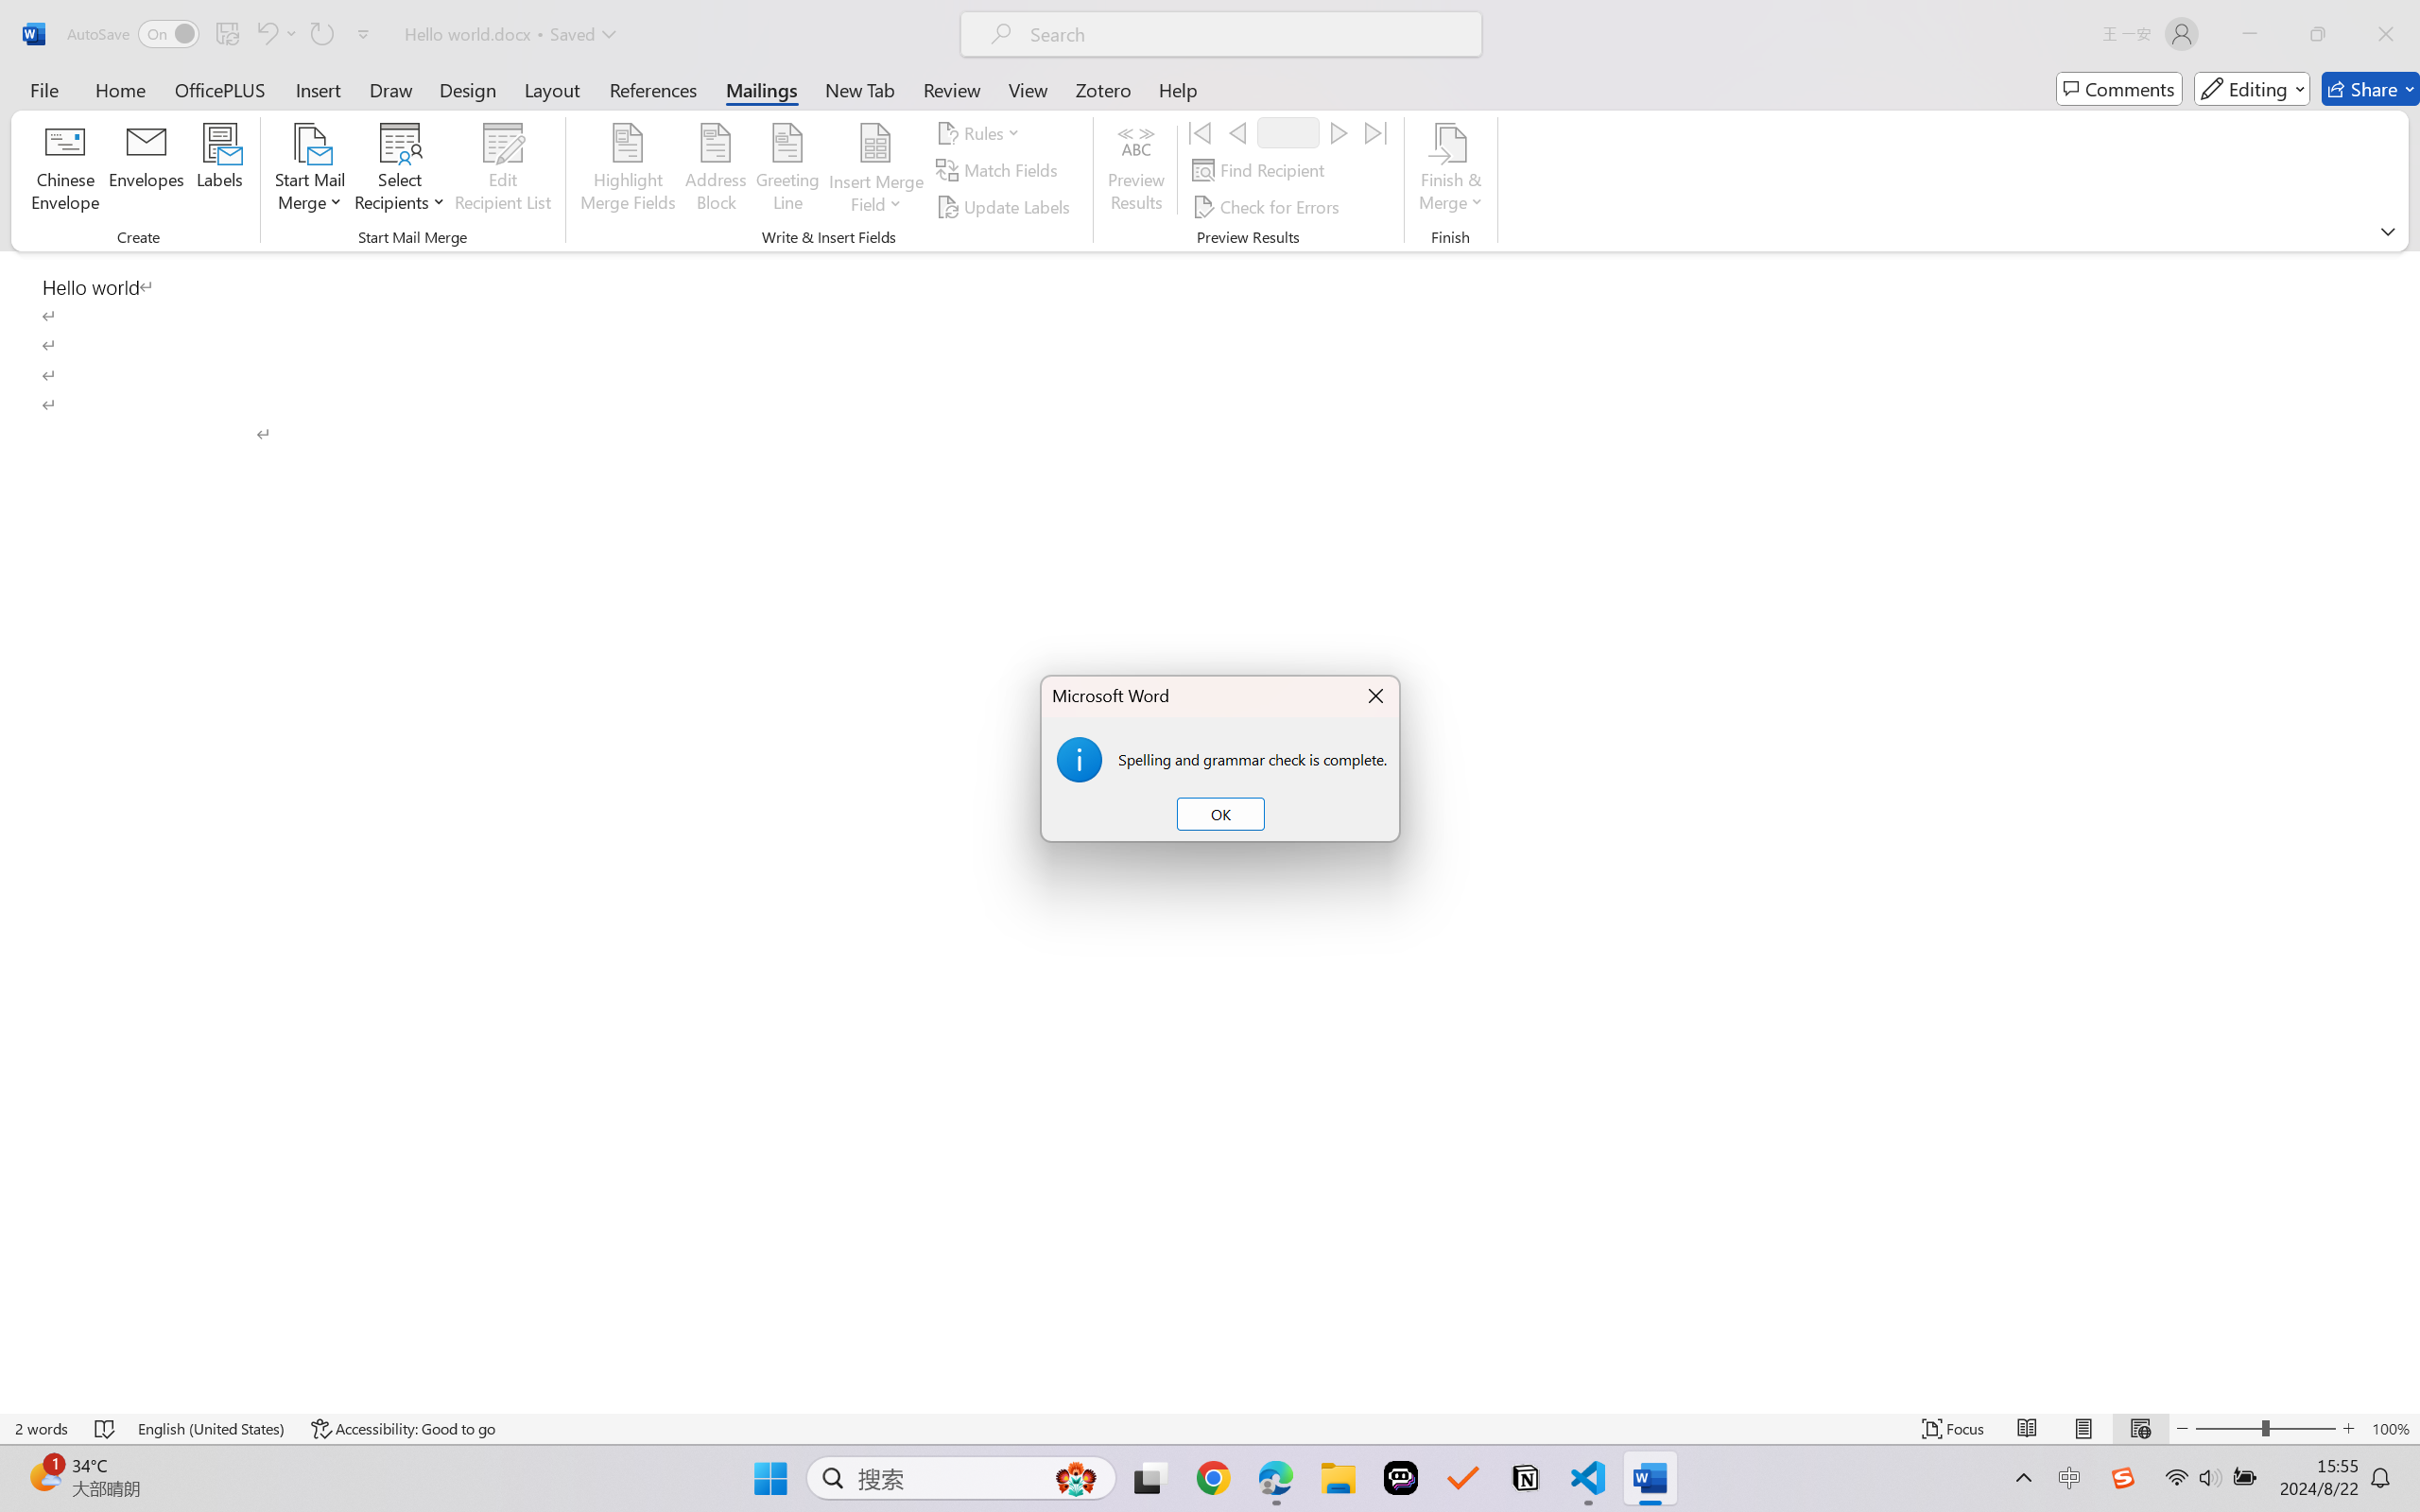  I want to click on 'Zoom Out', so click(2227, 1428).